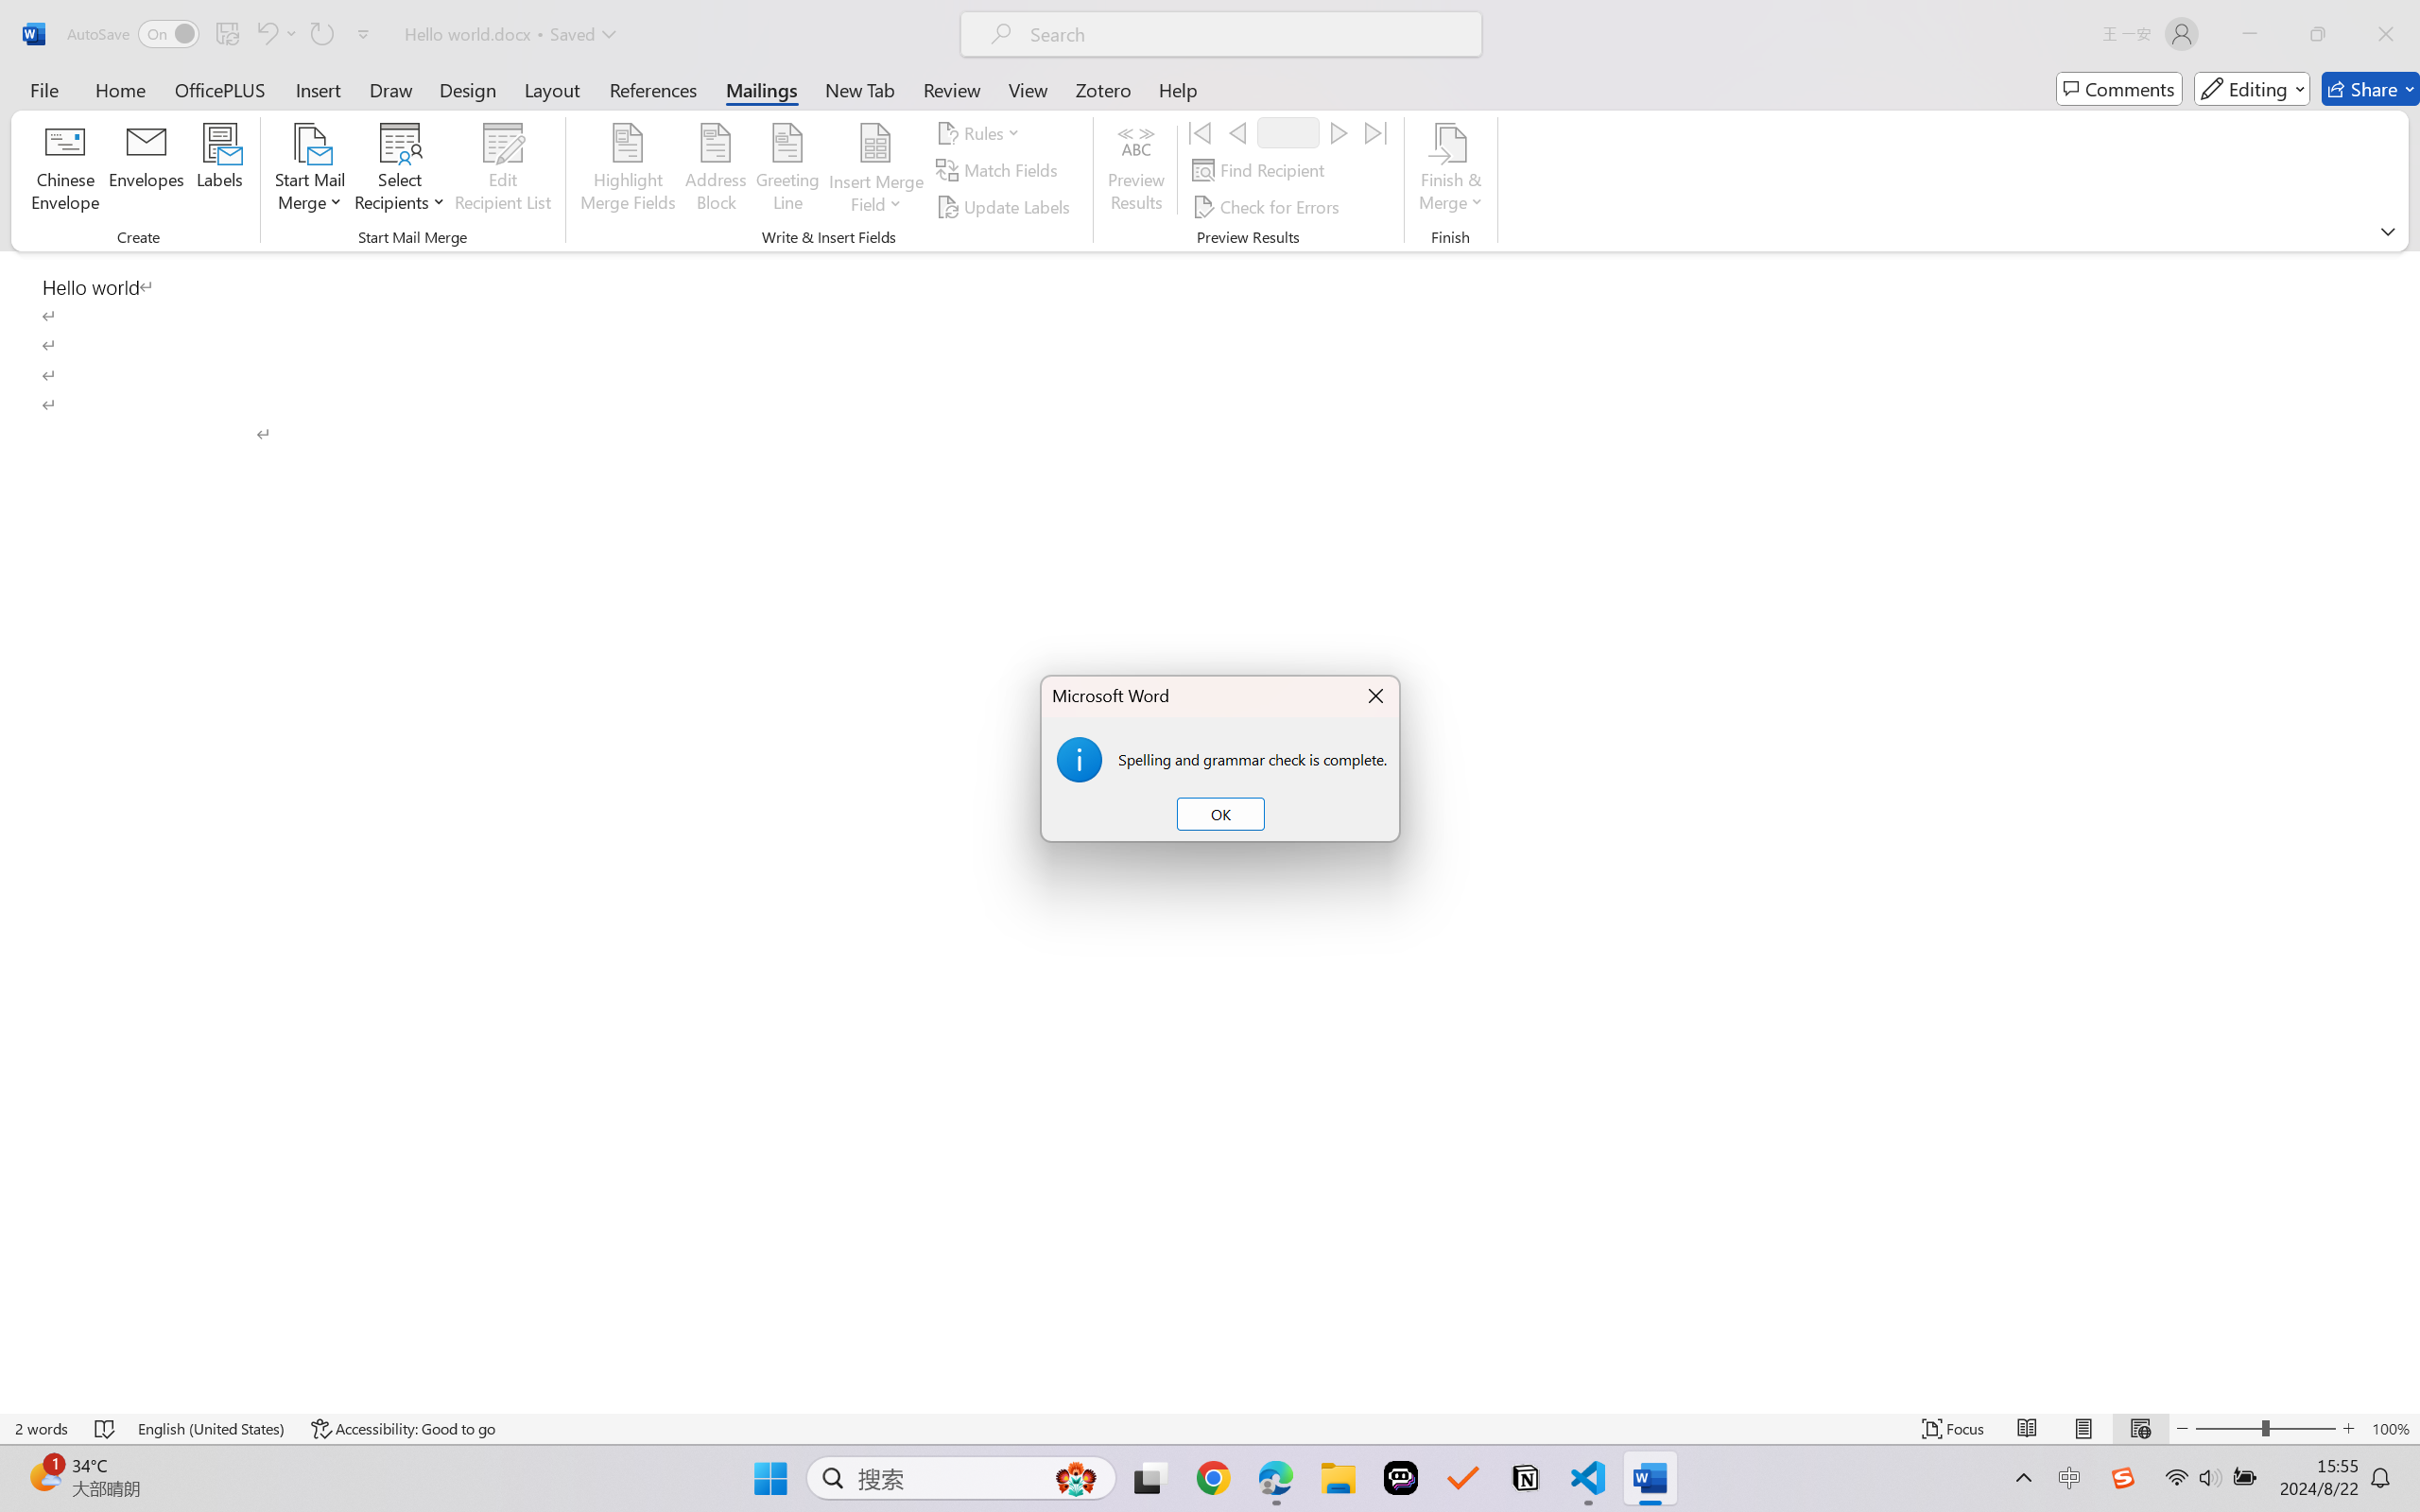  I want to click on 'Zoom Out', so click(2227, 1428).